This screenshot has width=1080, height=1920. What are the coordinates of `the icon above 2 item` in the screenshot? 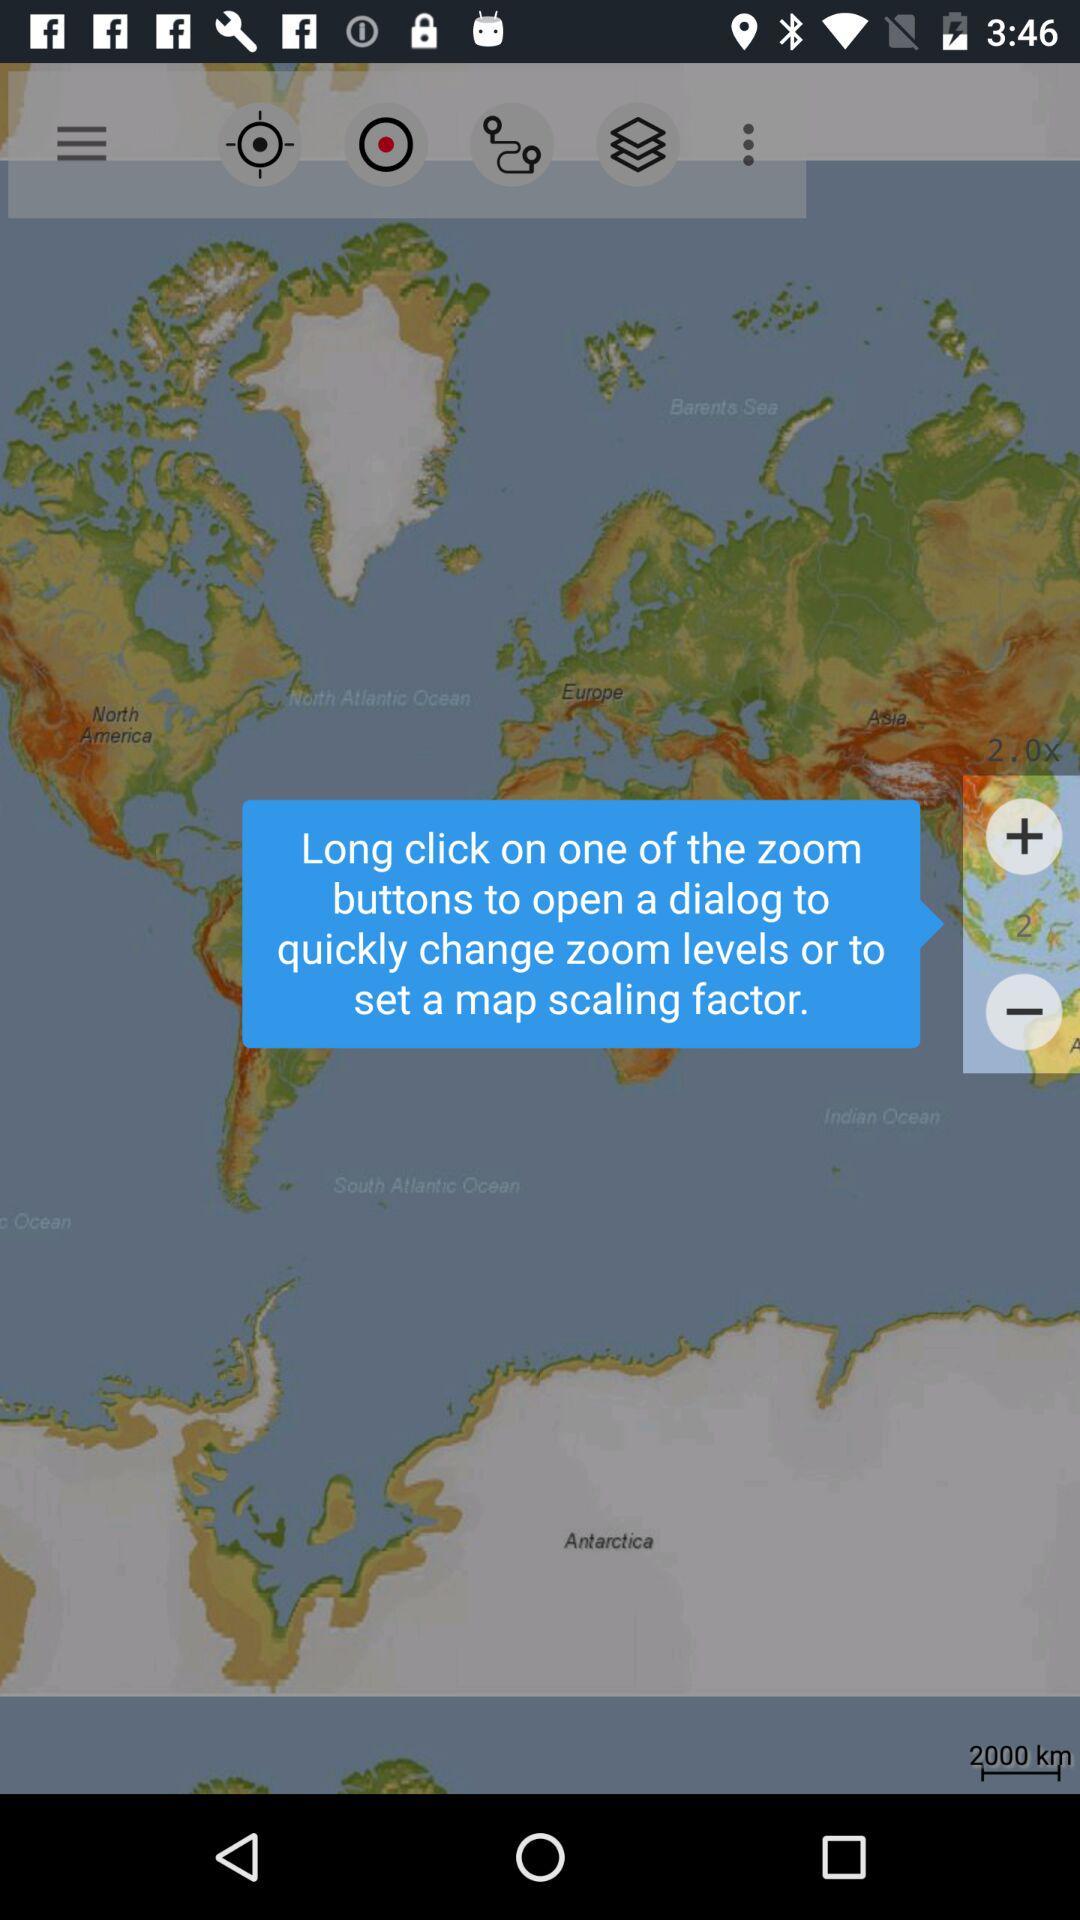 It's located at (1024, 836).